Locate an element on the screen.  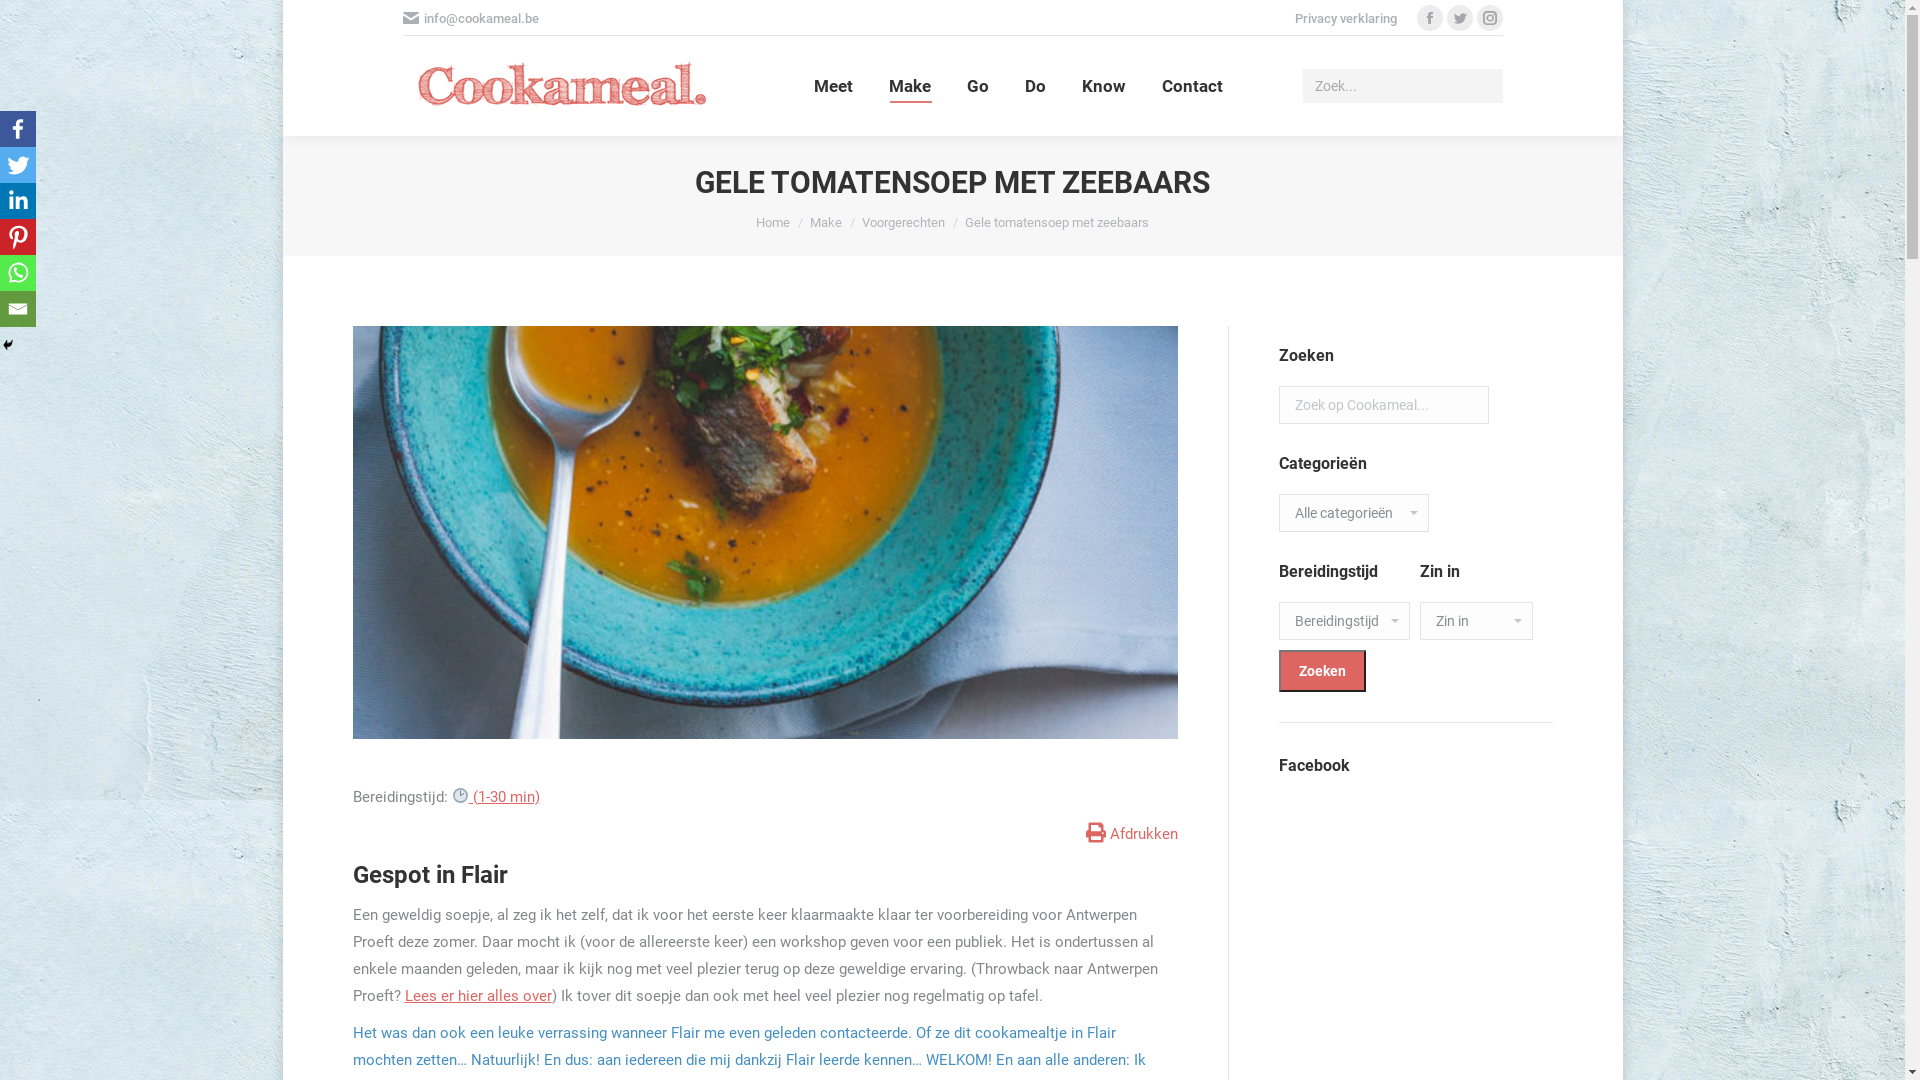
'Go!' is located at coordinates (0, 20).